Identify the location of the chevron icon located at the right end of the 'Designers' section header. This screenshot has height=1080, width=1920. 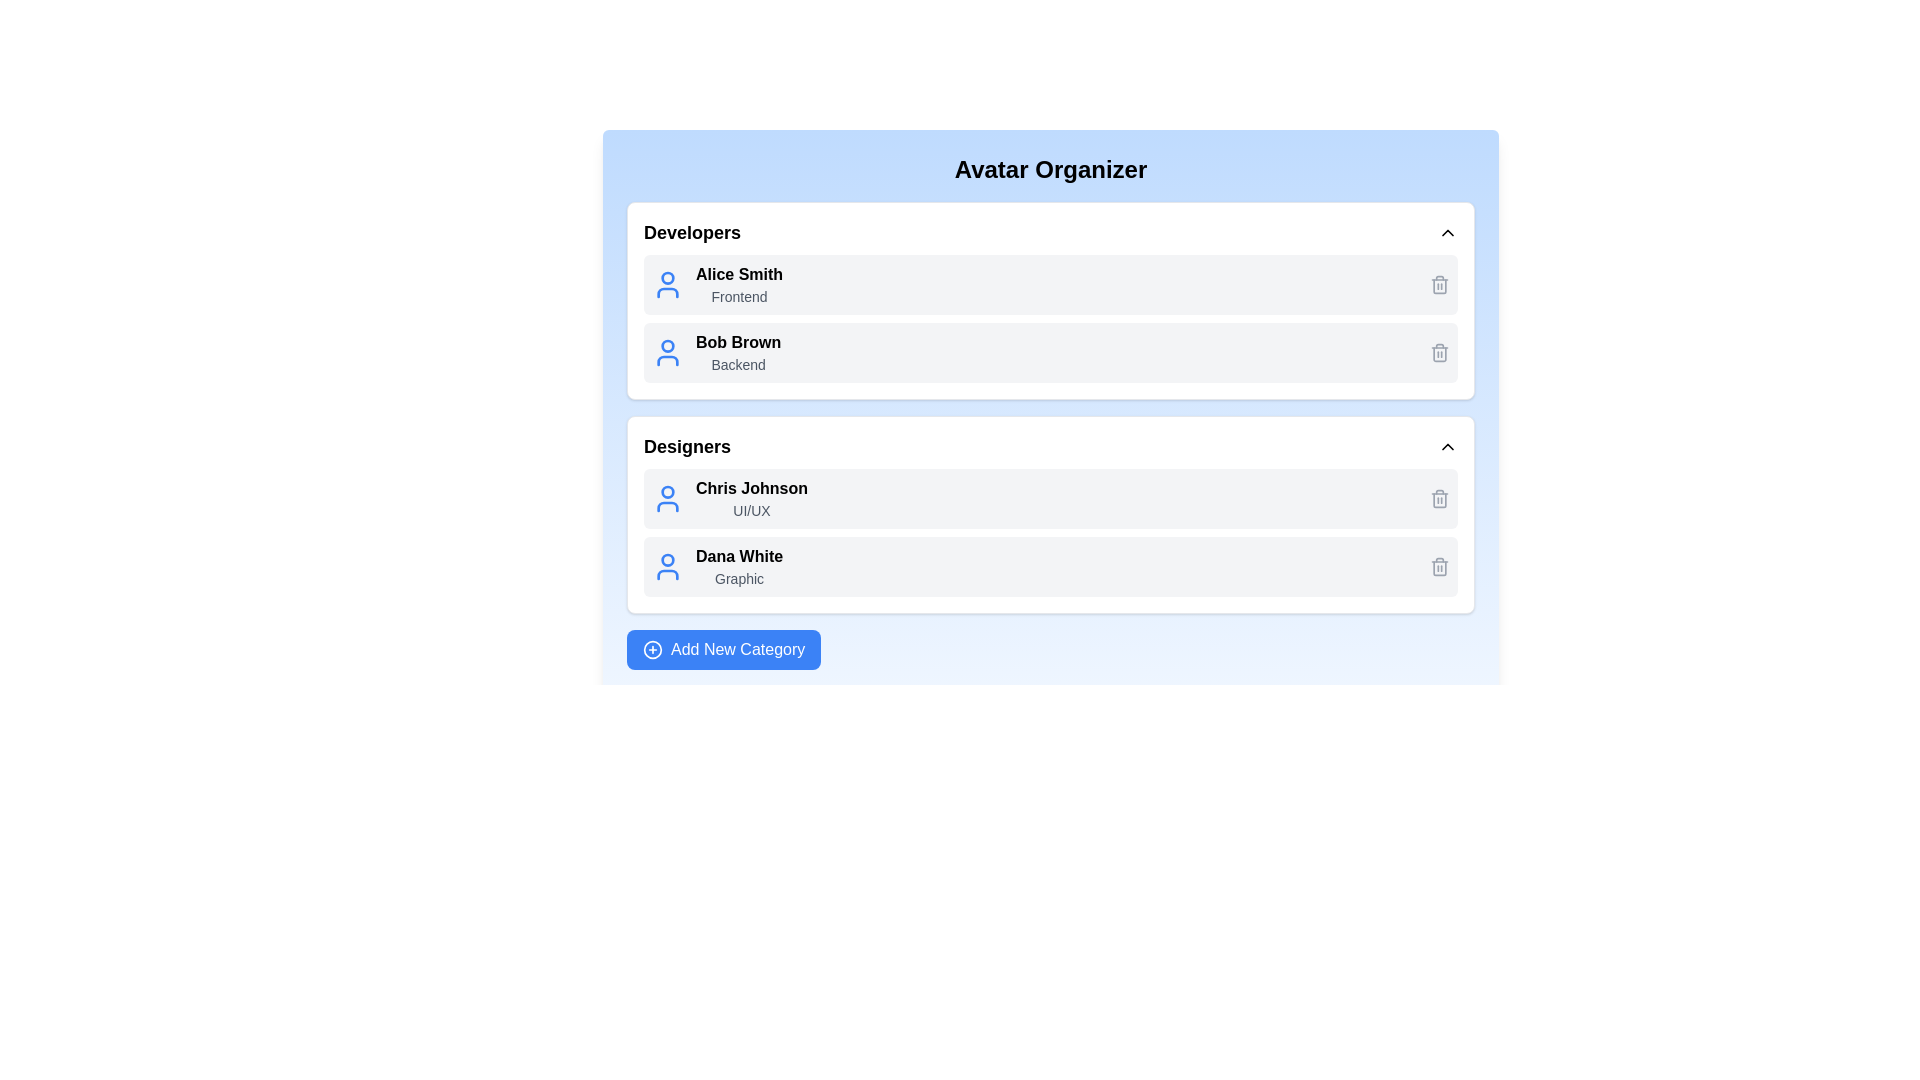
(1448, 446).